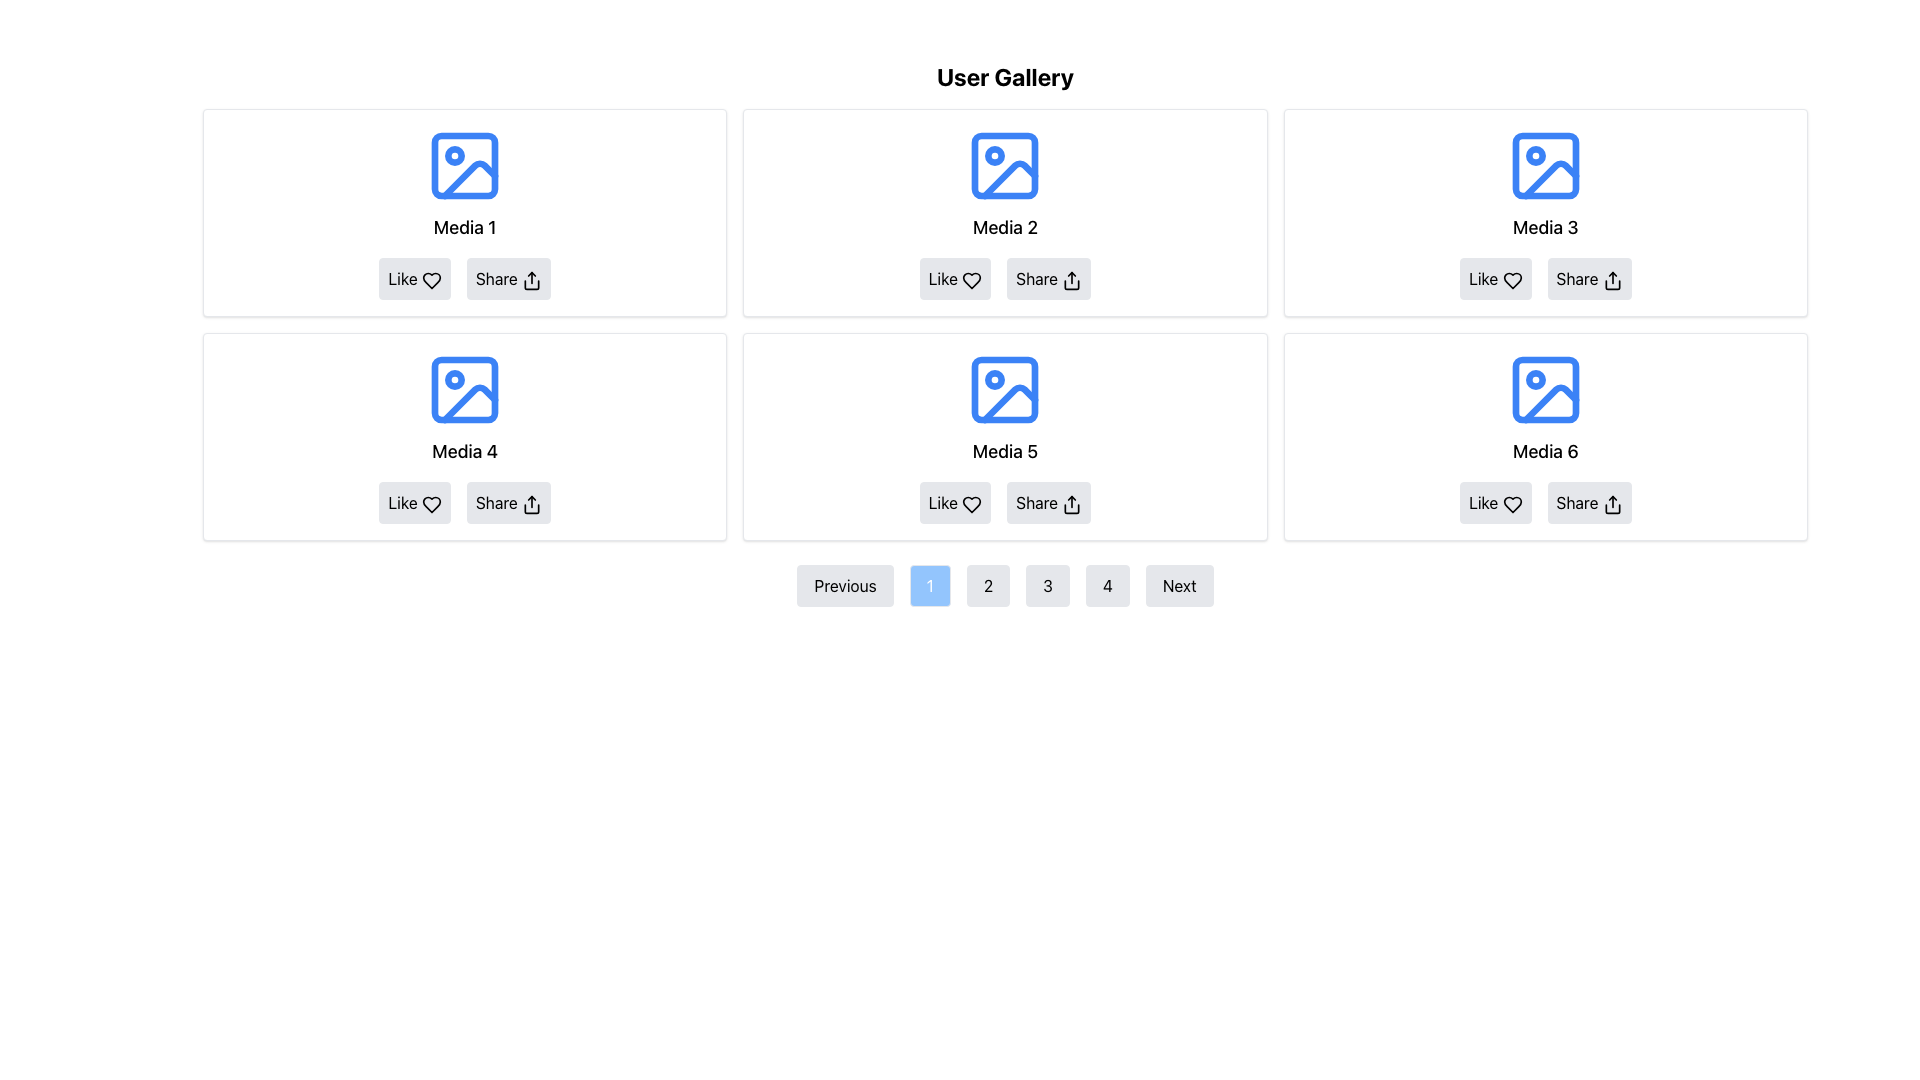 The height and width of the screenshot is (1080, 1920). Describe the element at coordinates (1544, 501) in the screenshot. I see `the 'Share' button in the horizontal action panel located beneath the 'Media 6' text and image` at that location.